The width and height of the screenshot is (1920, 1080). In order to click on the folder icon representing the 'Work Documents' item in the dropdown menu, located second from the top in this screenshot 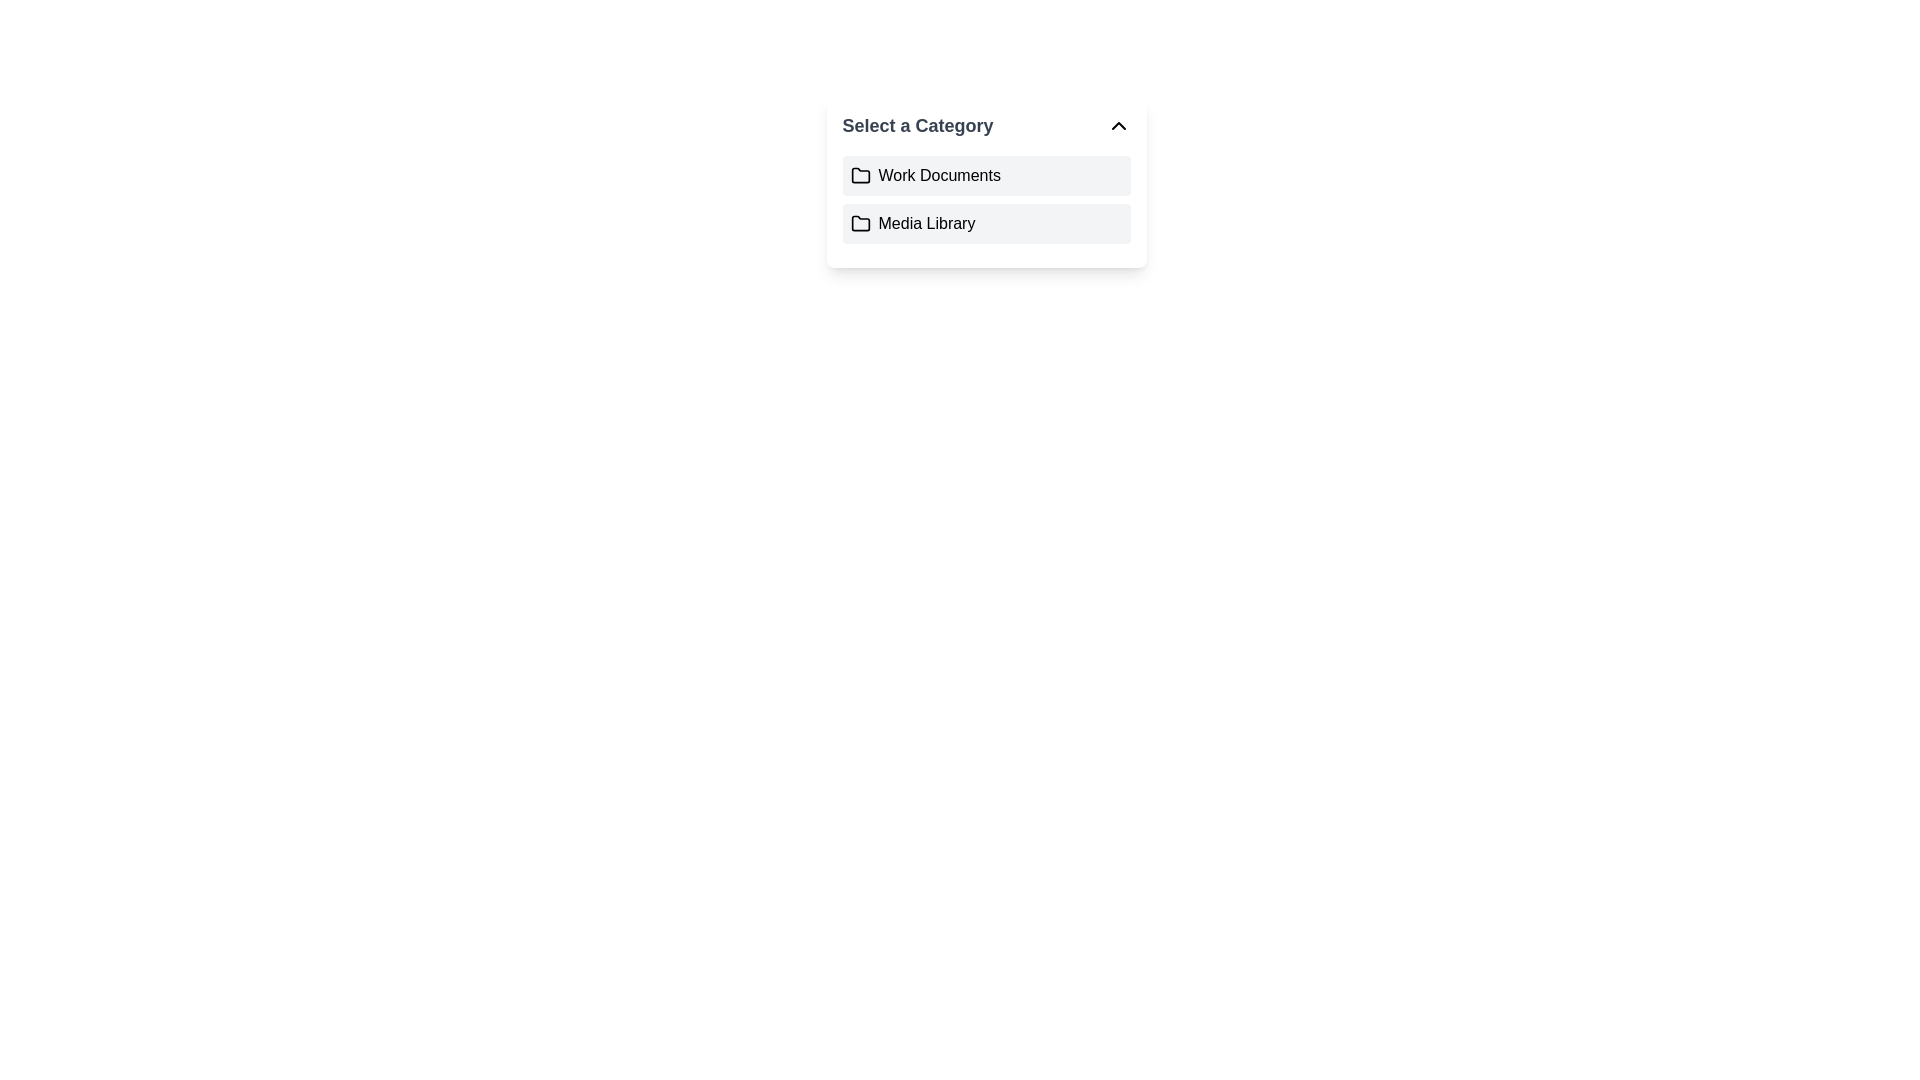, I will do `click(860, 175)`.